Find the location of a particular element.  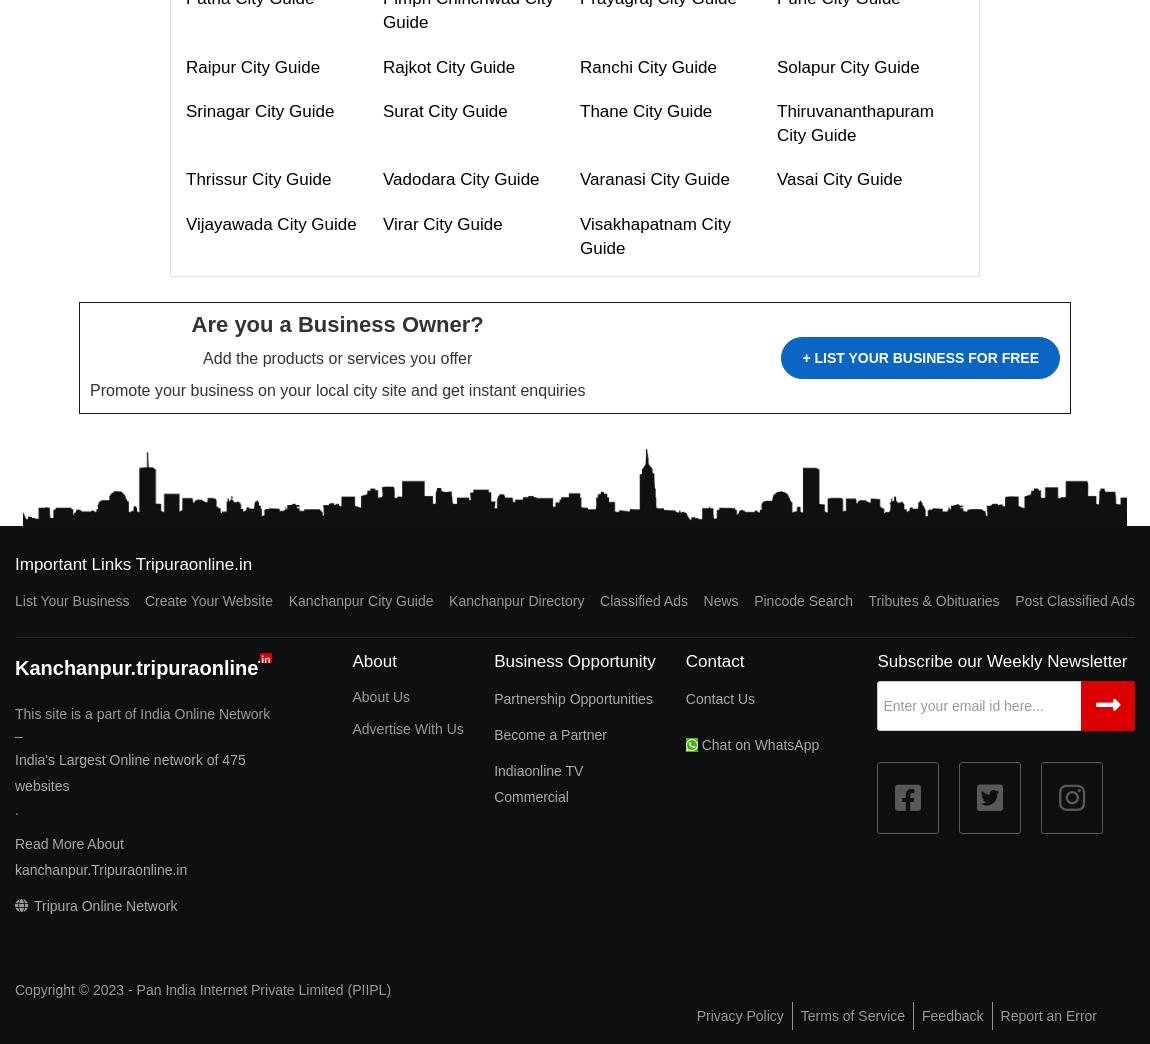

'About Us' is located at coordinates (352, 695).